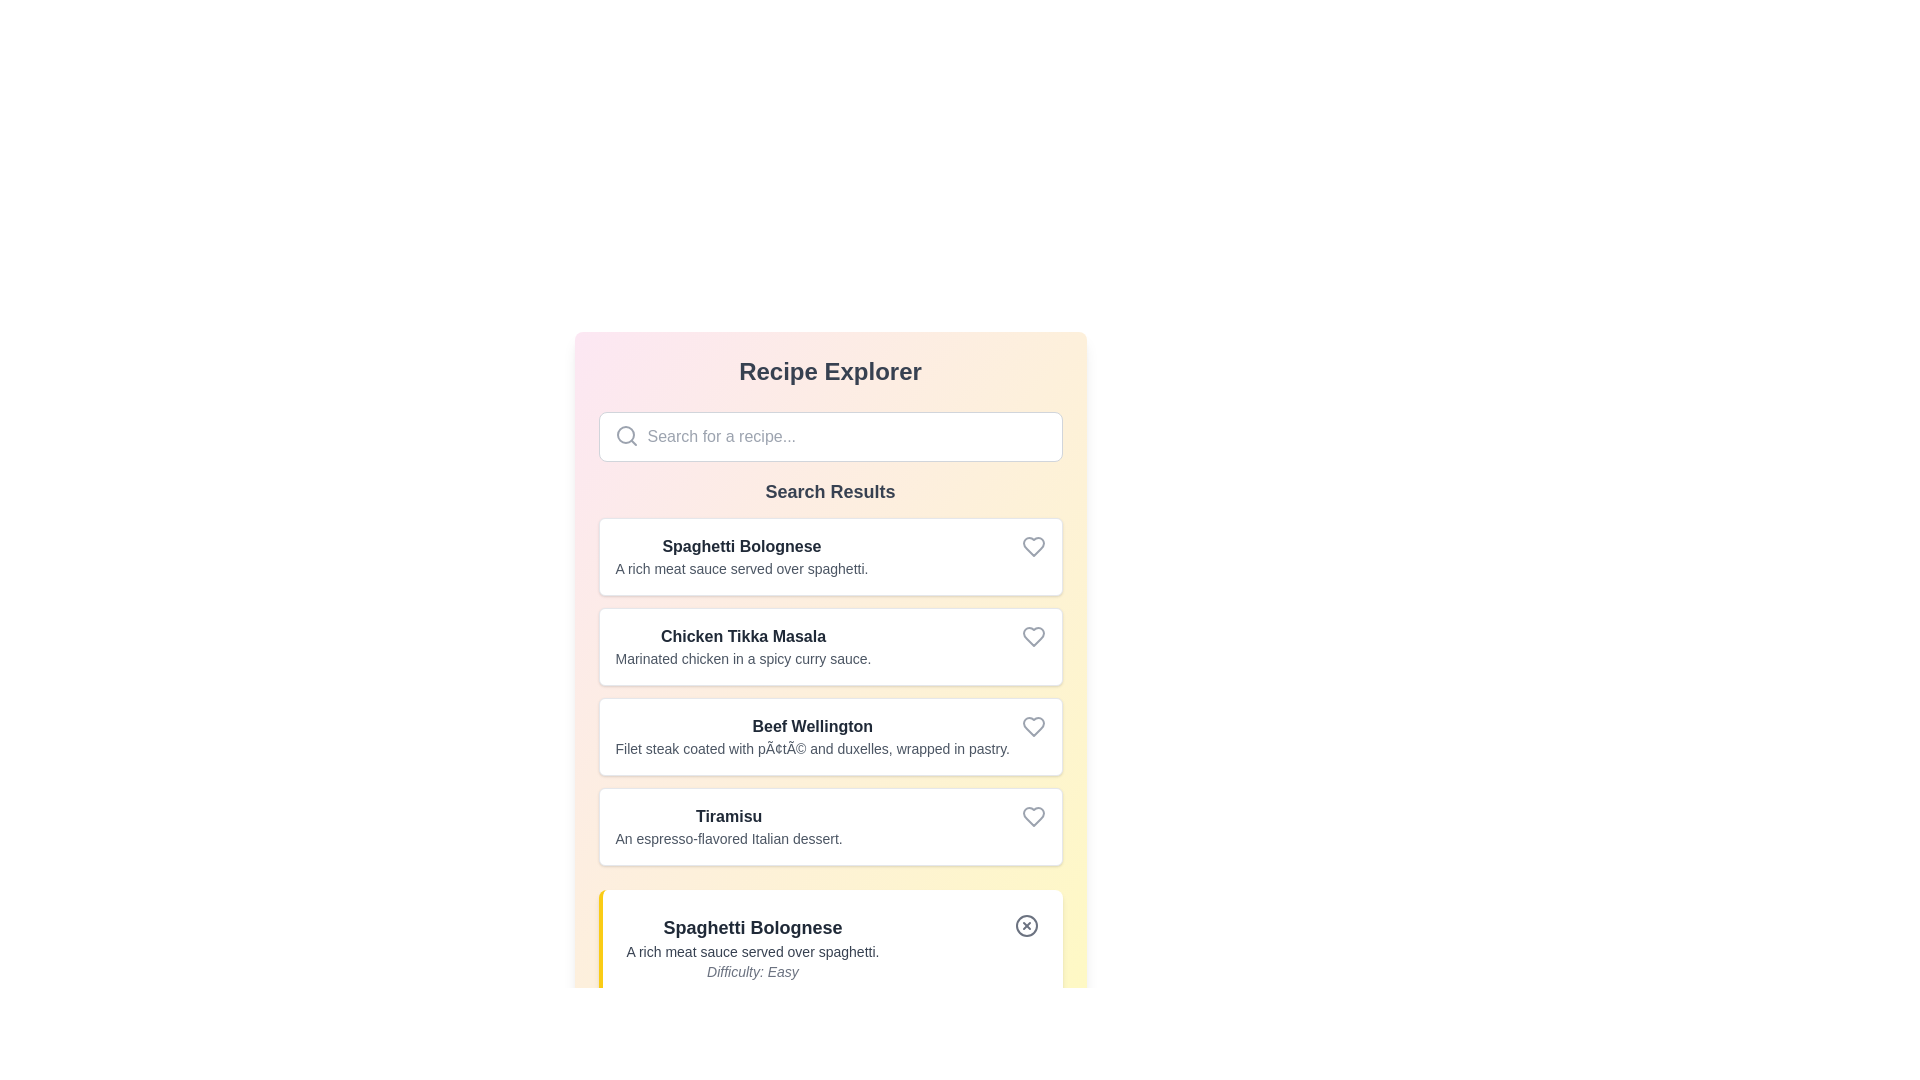 This screenshot has width=1920, height=1080. I want to click on the third item in the 'Search Results' list, which displays a dish name and its description, to read details about the dish, so click(830, 690).